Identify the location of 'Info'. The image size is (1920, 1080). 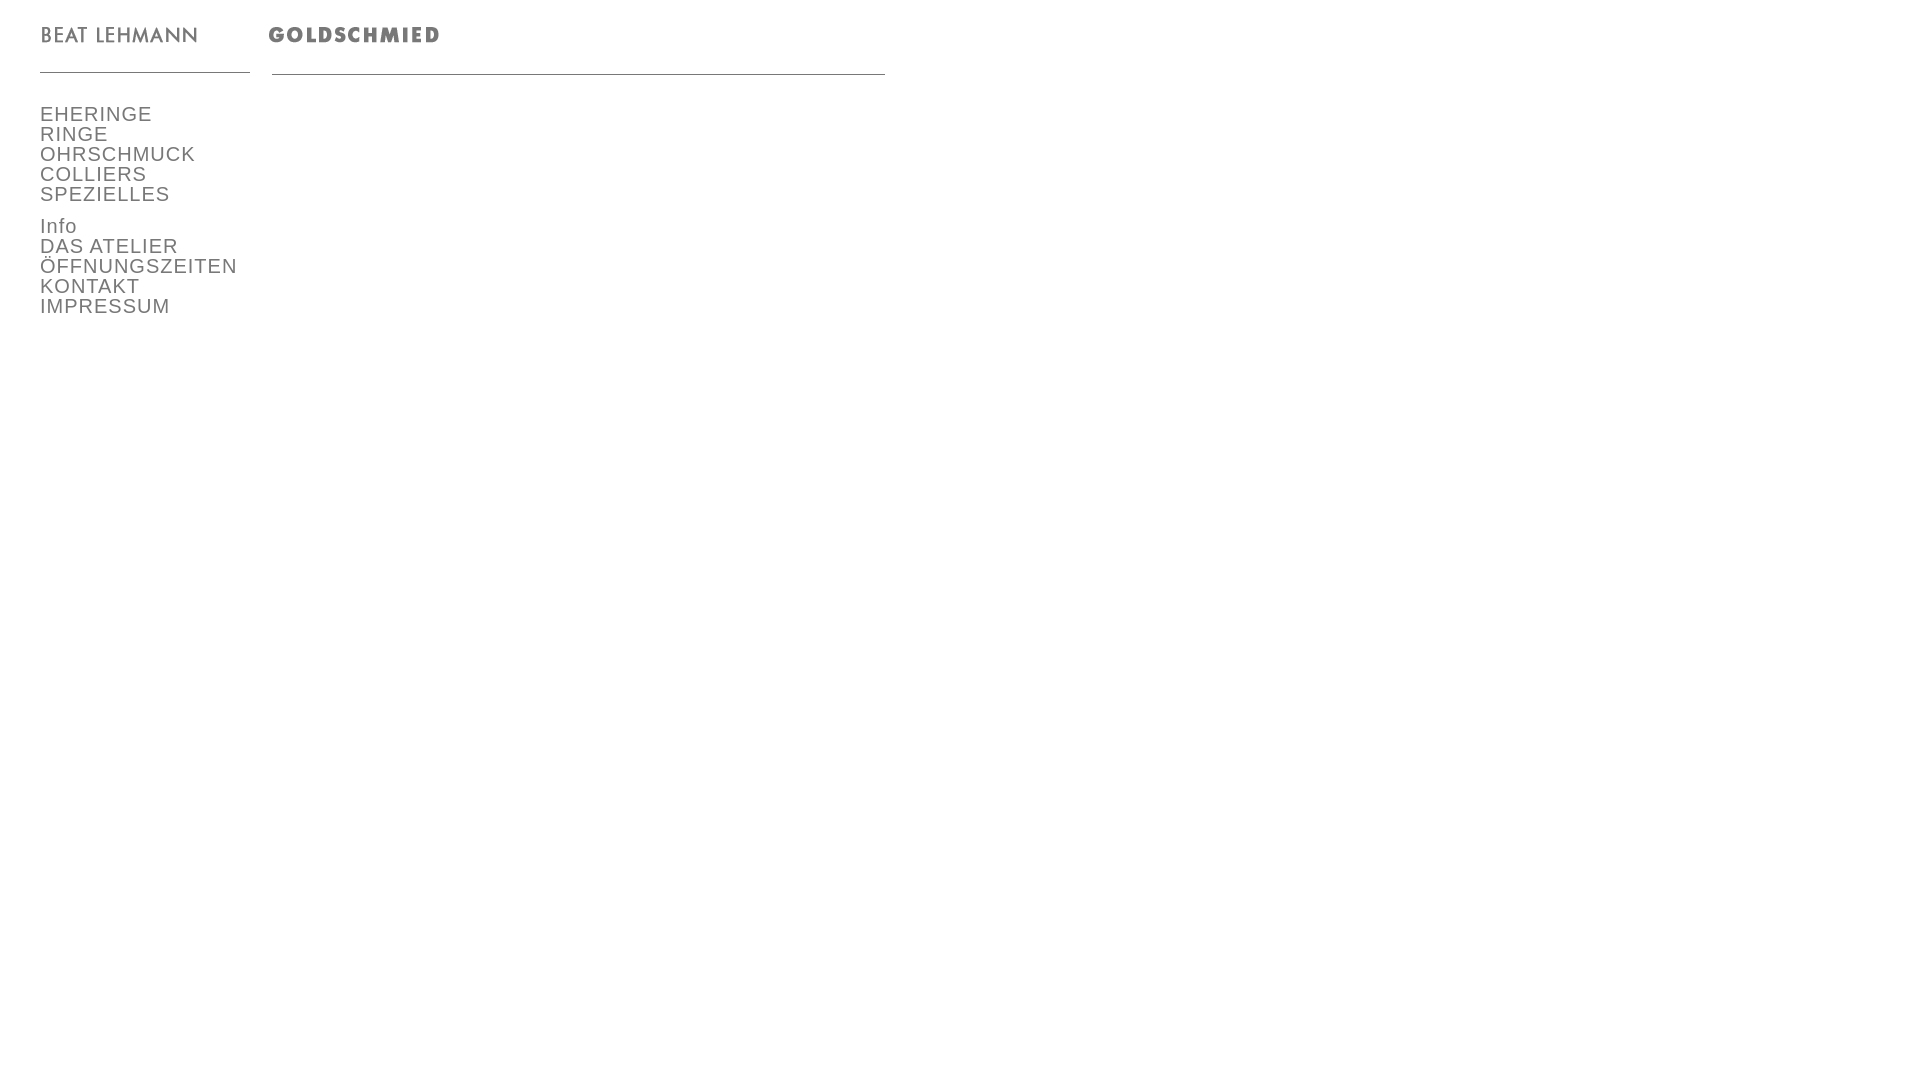
(58, 225).